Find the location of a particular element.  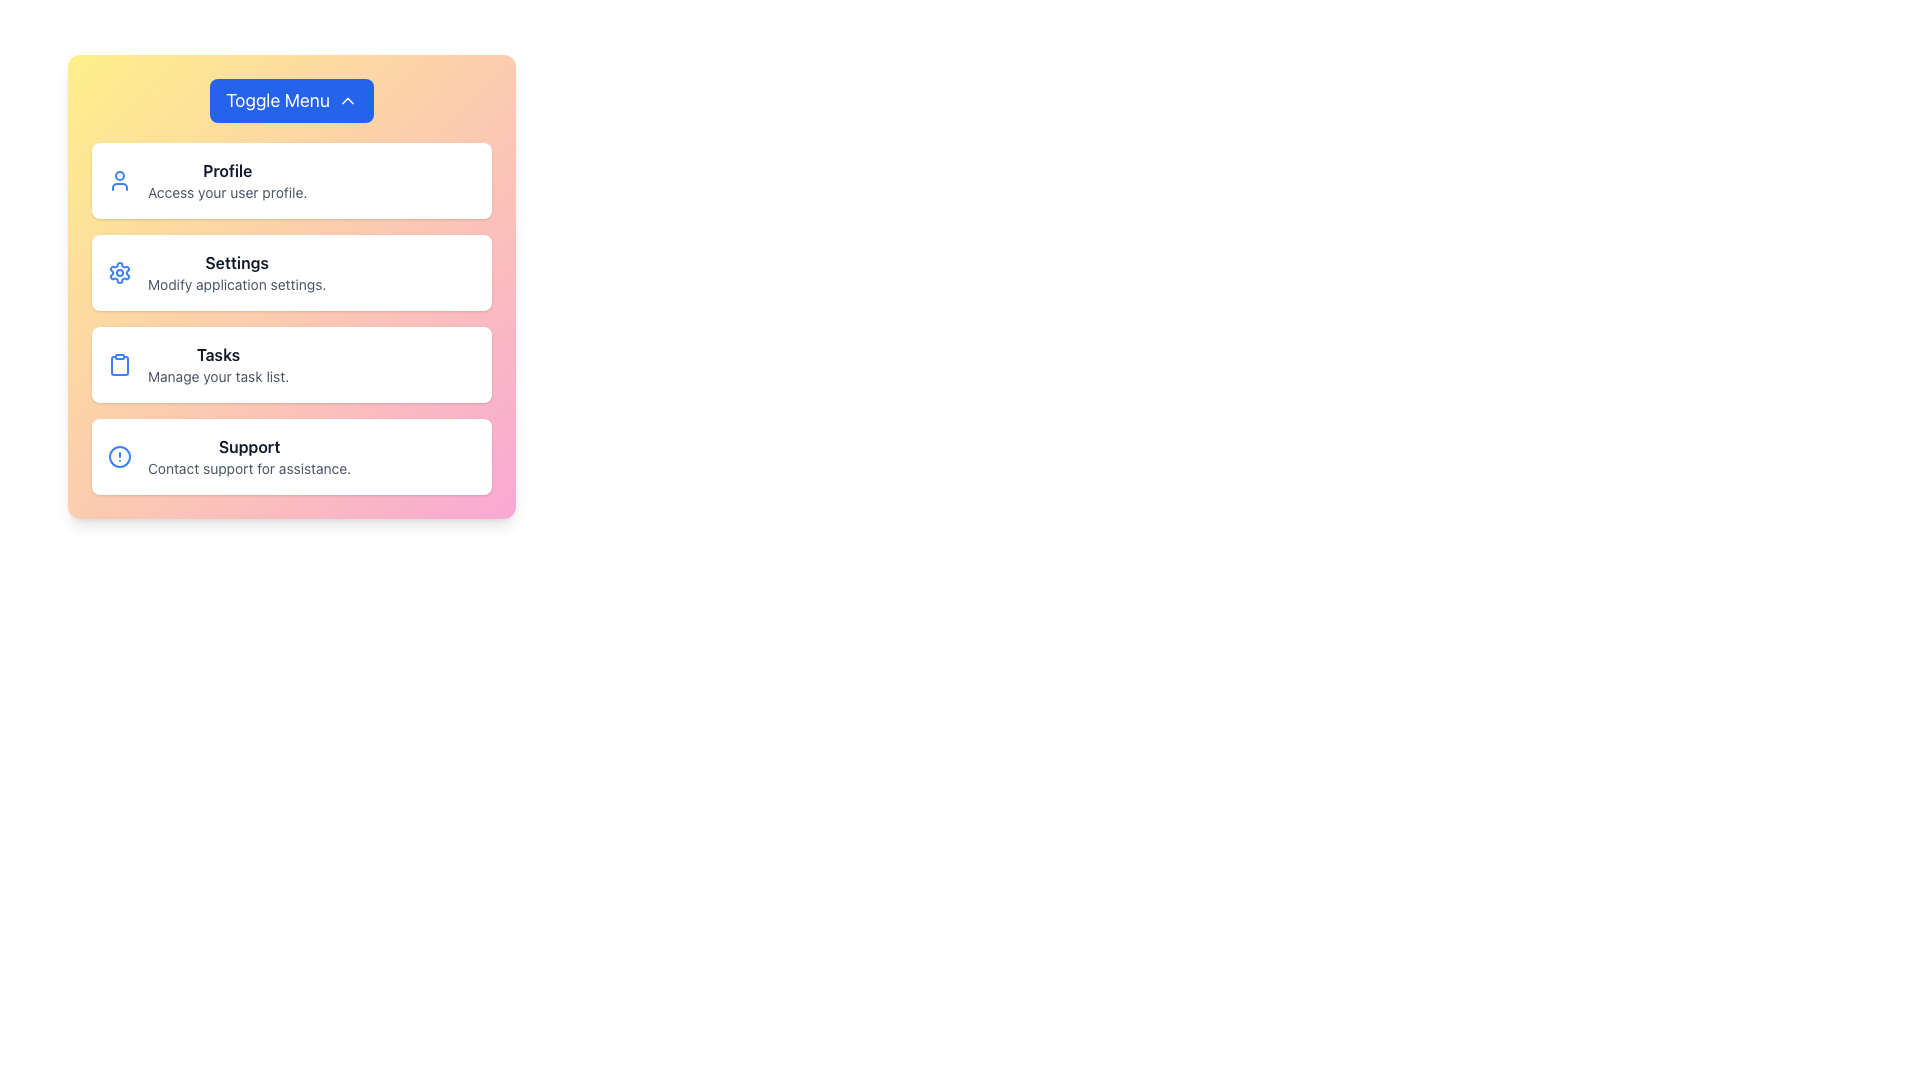

the first card in the navigation list labeled 'Profile' for accessibility navigation is located at coordinates (291, 181).